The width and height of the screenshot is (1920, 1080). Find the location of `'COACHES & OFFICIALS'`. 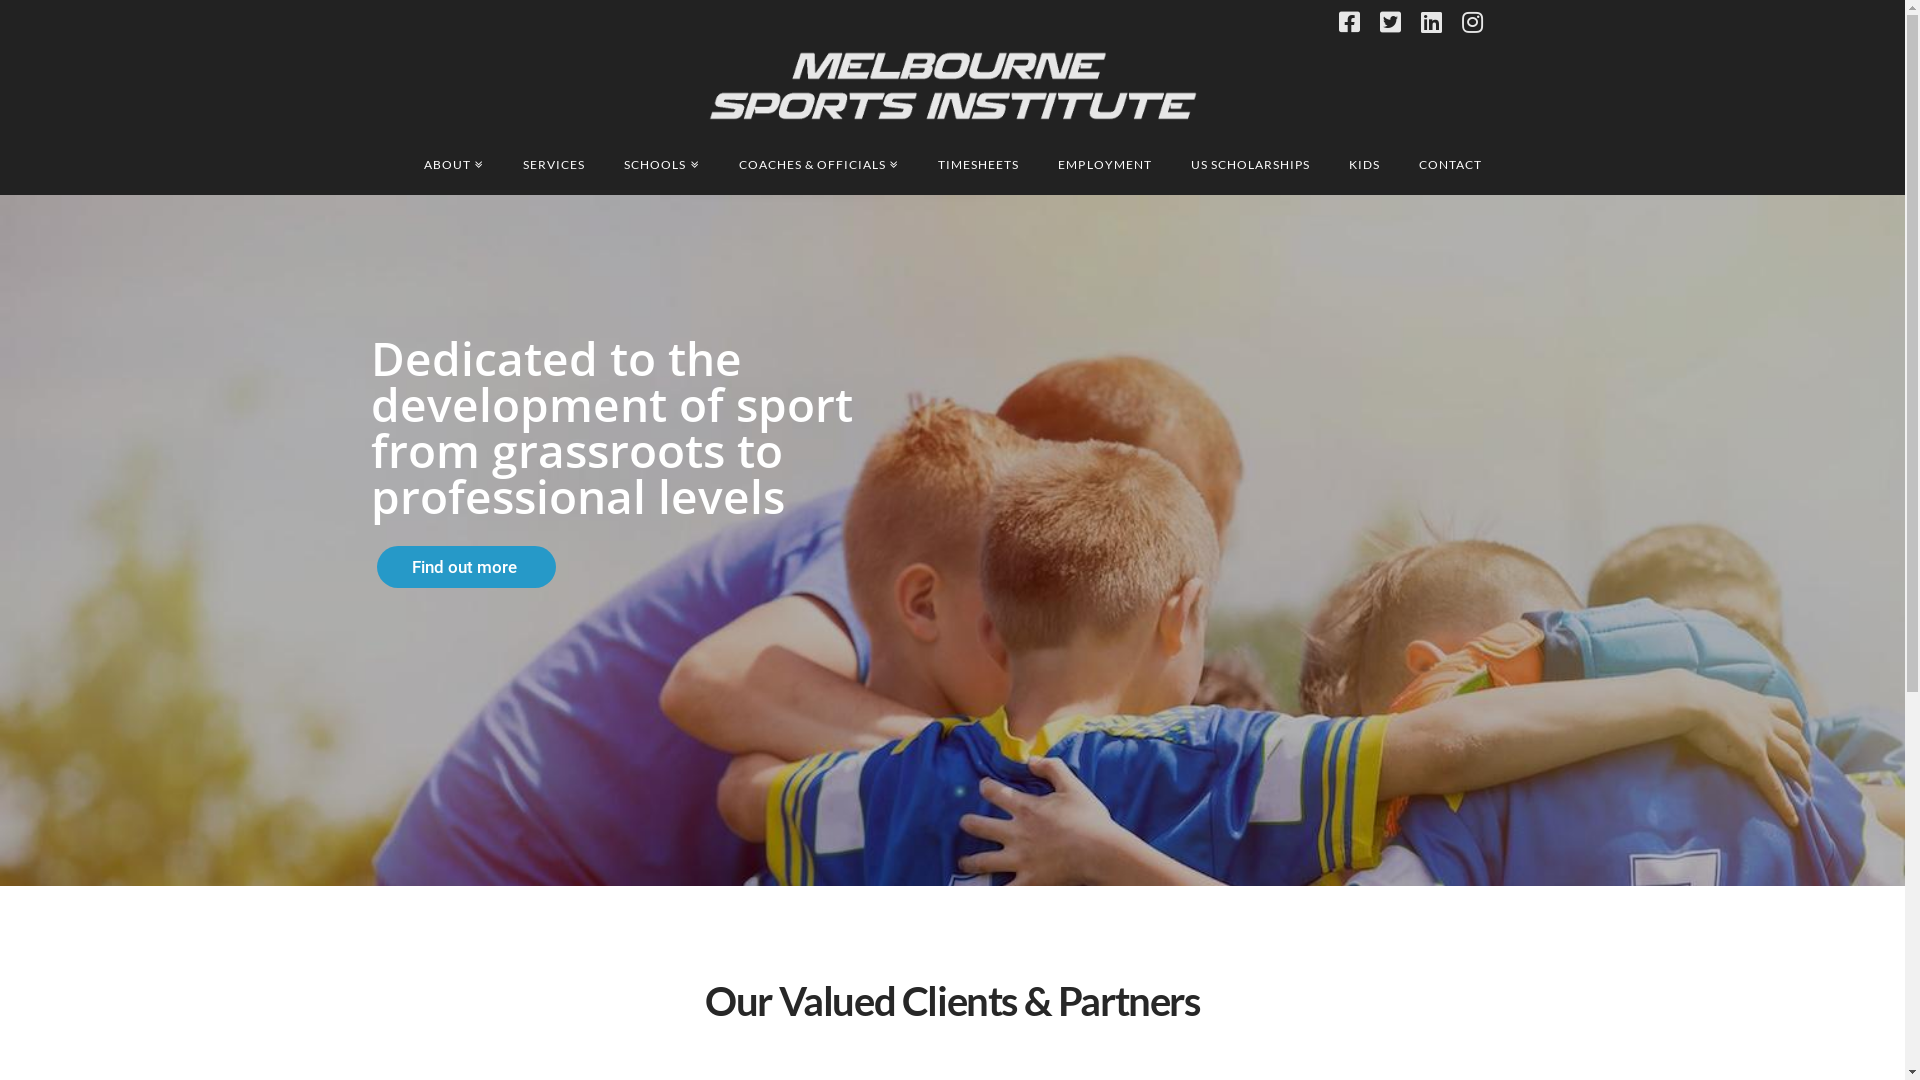

'COACHES & OFFICIALS' is located at coordinates (819, 164).